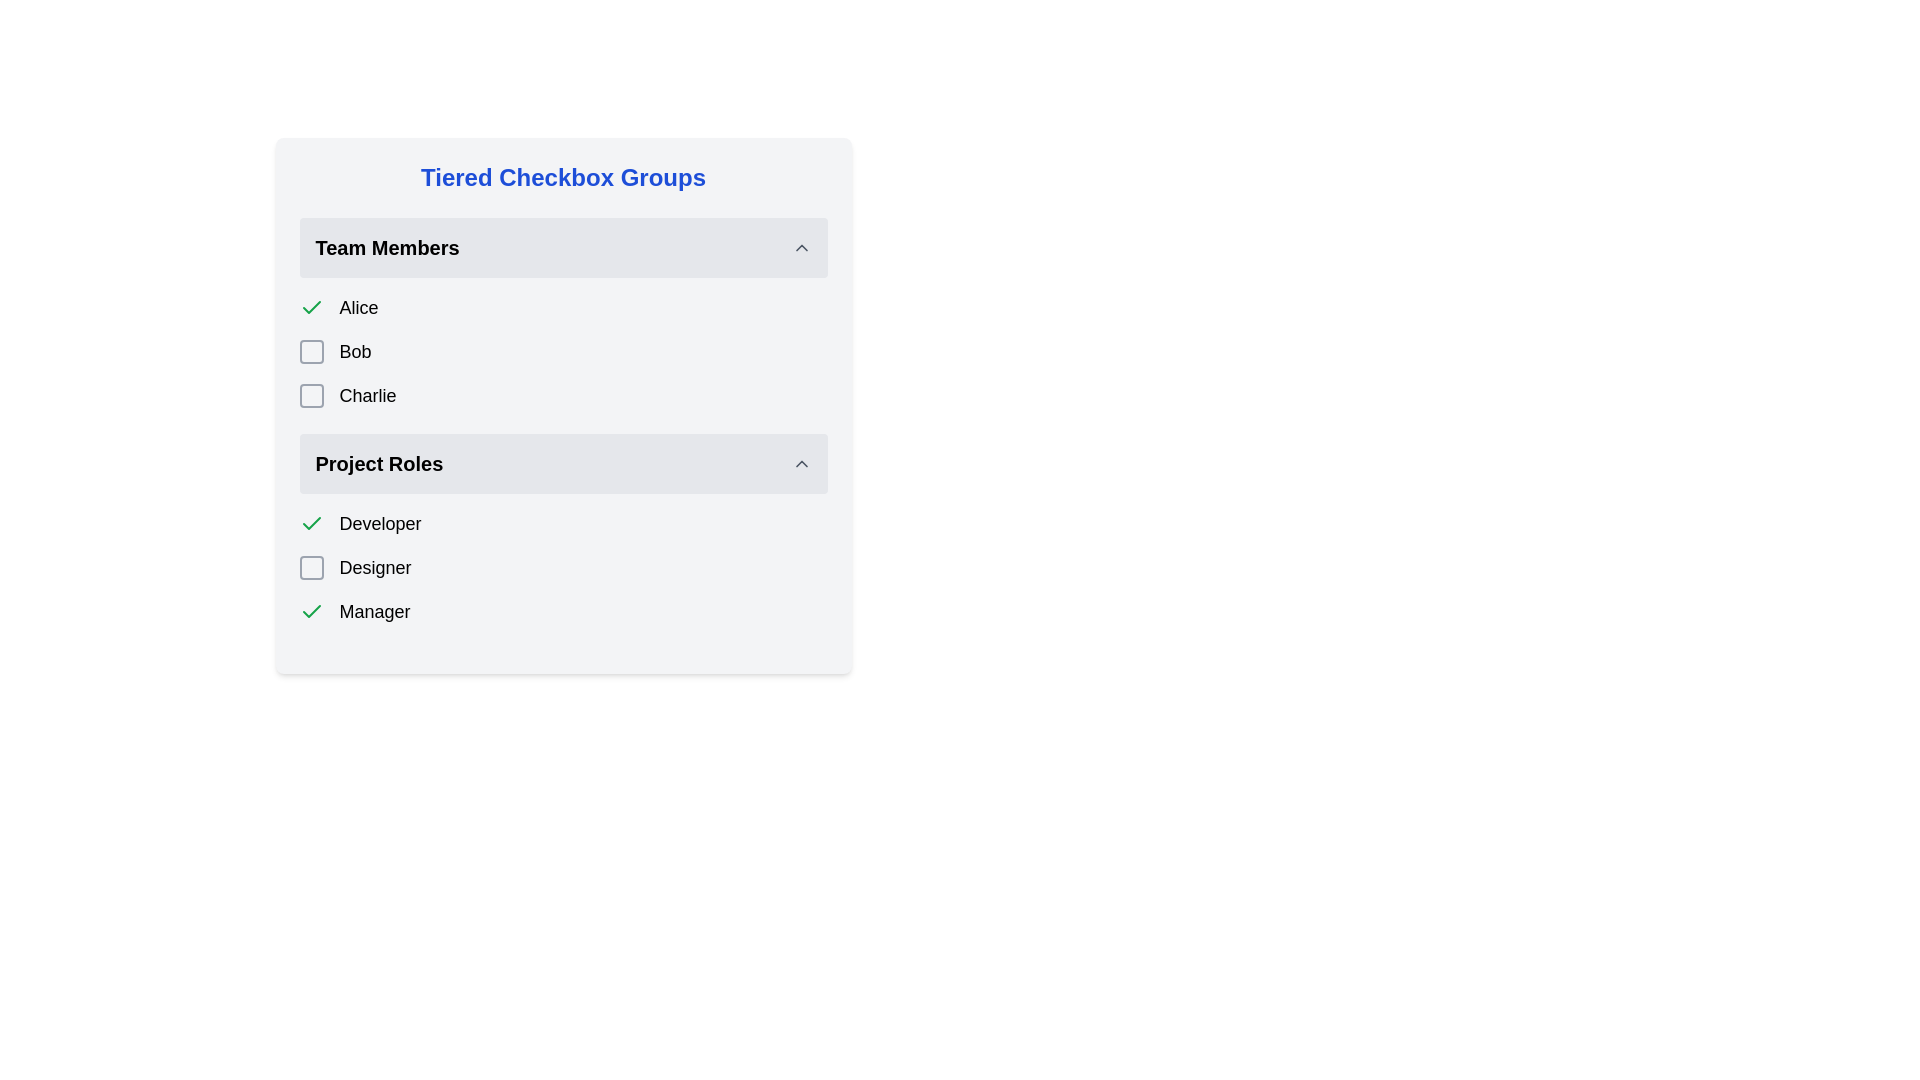 The image size is (1920, 1080). I want to click on text label displaying 'Developer' which is part of the 'Project Roles' section and is the first item in the list, so click(380, 523).